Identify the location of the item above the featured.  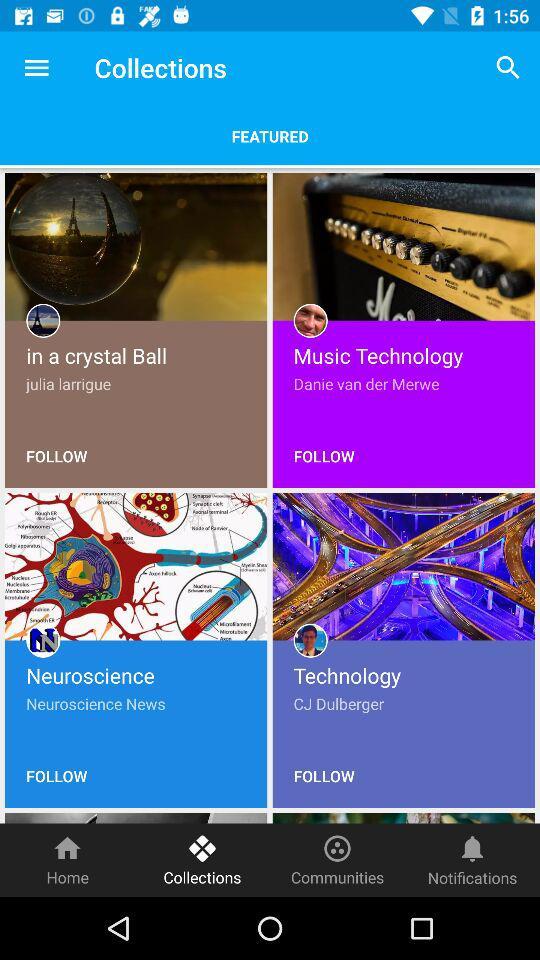
(36, 68).